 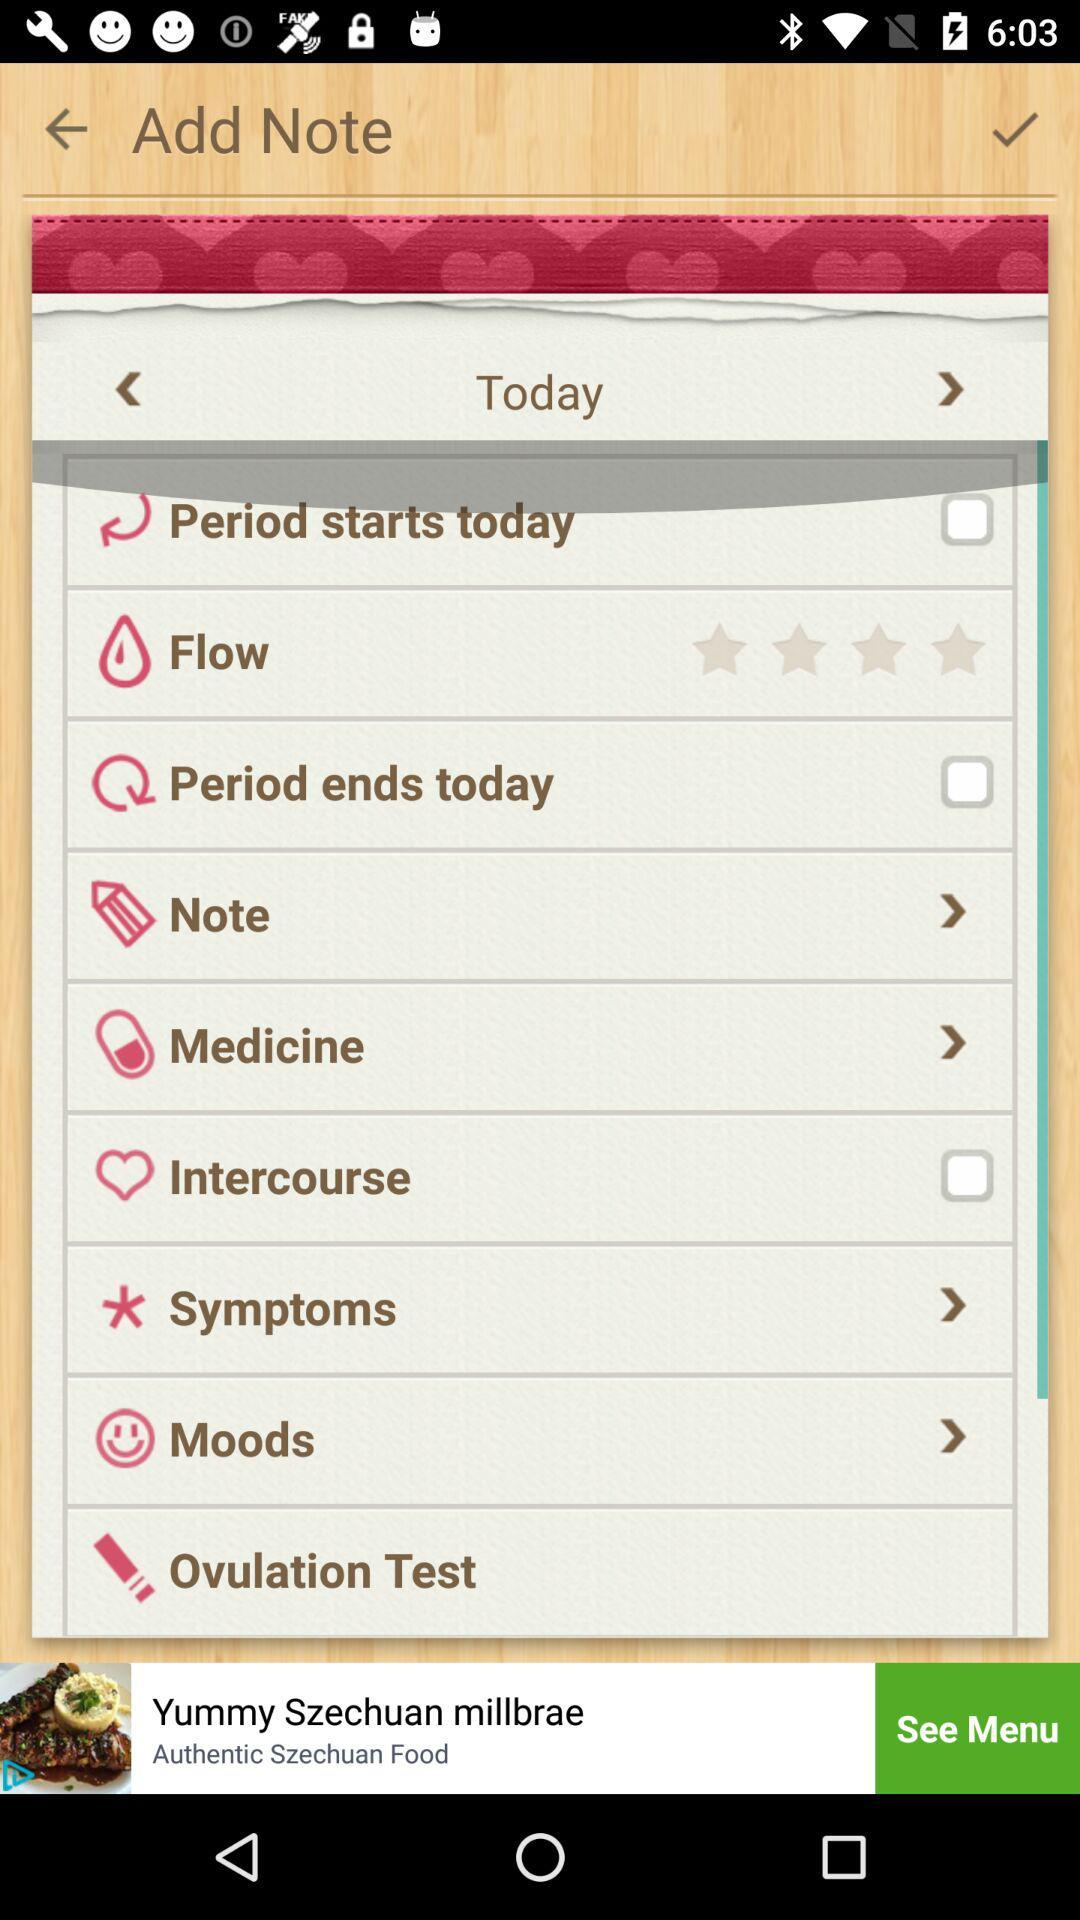 I want to click on the check icon, so click(x=1014, y=127).